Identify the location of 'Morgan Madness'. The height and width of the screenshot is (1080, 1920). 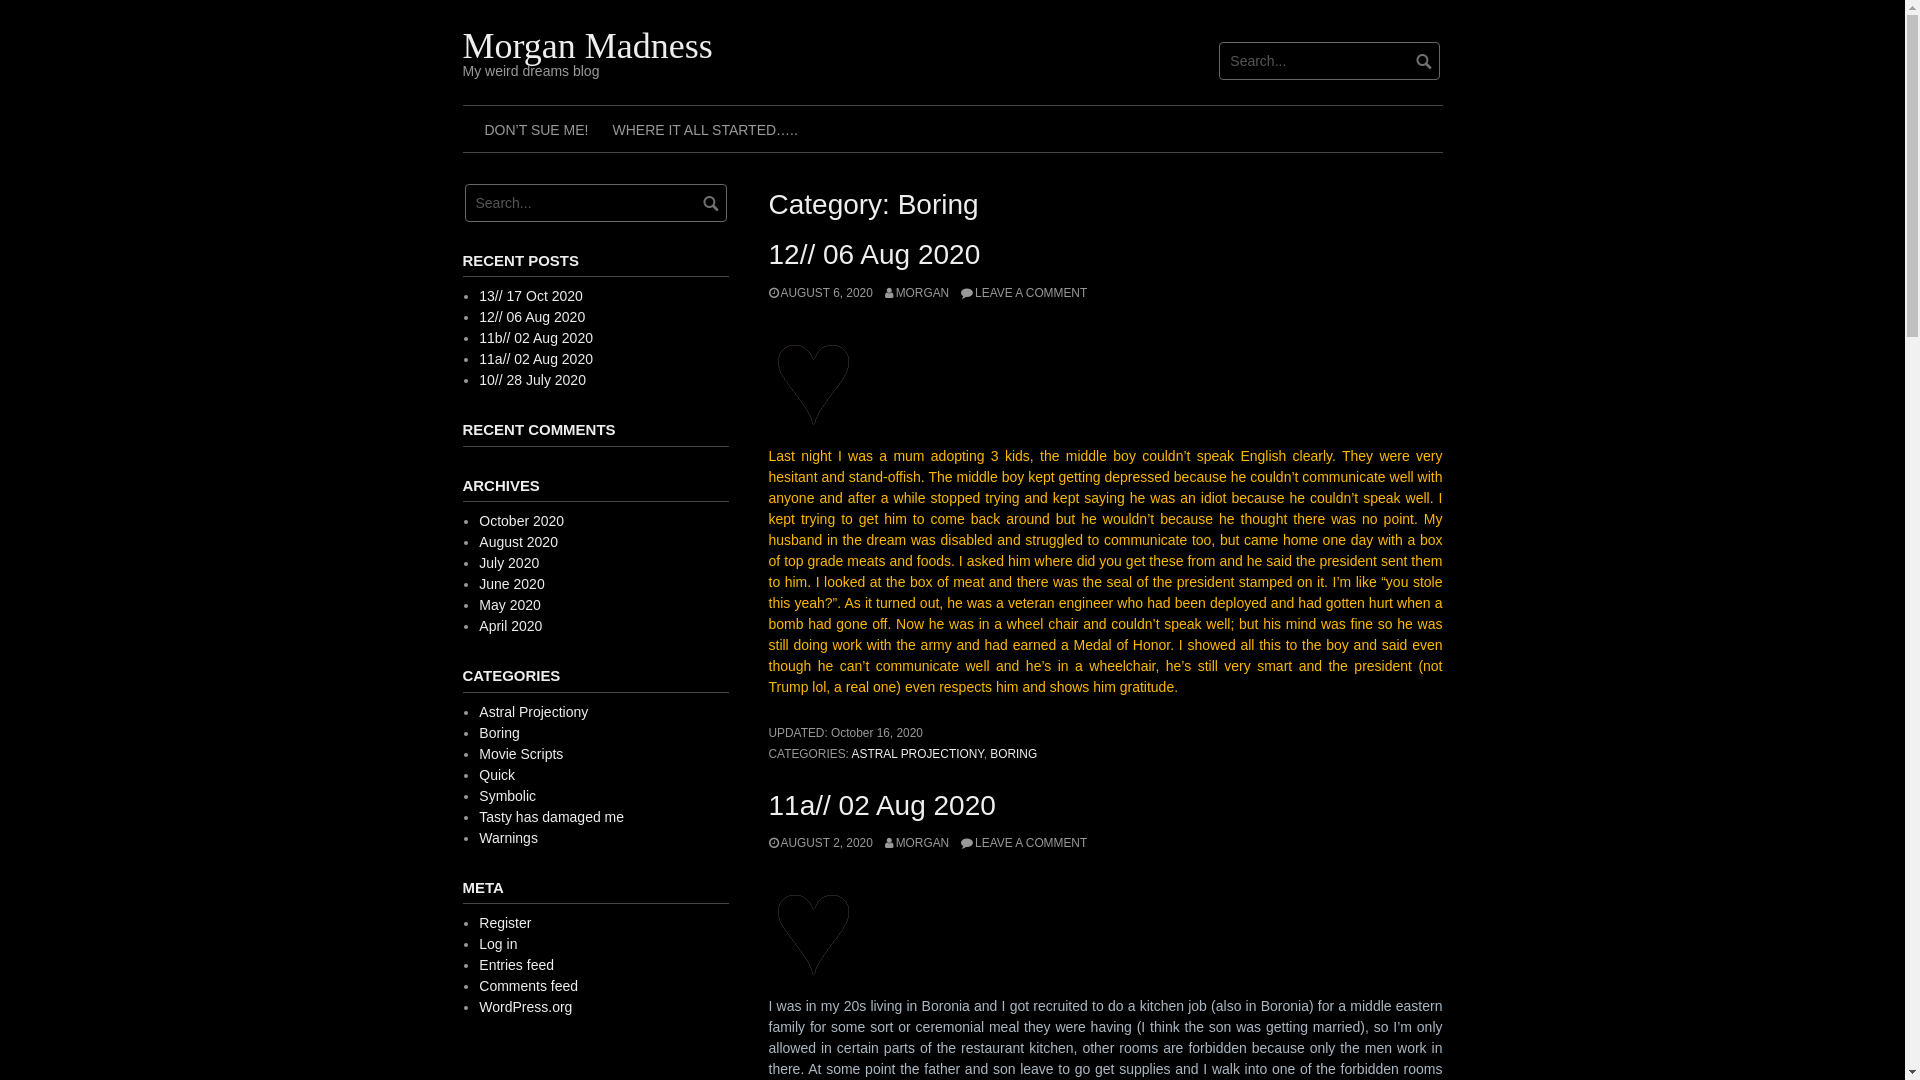
(585, 45).